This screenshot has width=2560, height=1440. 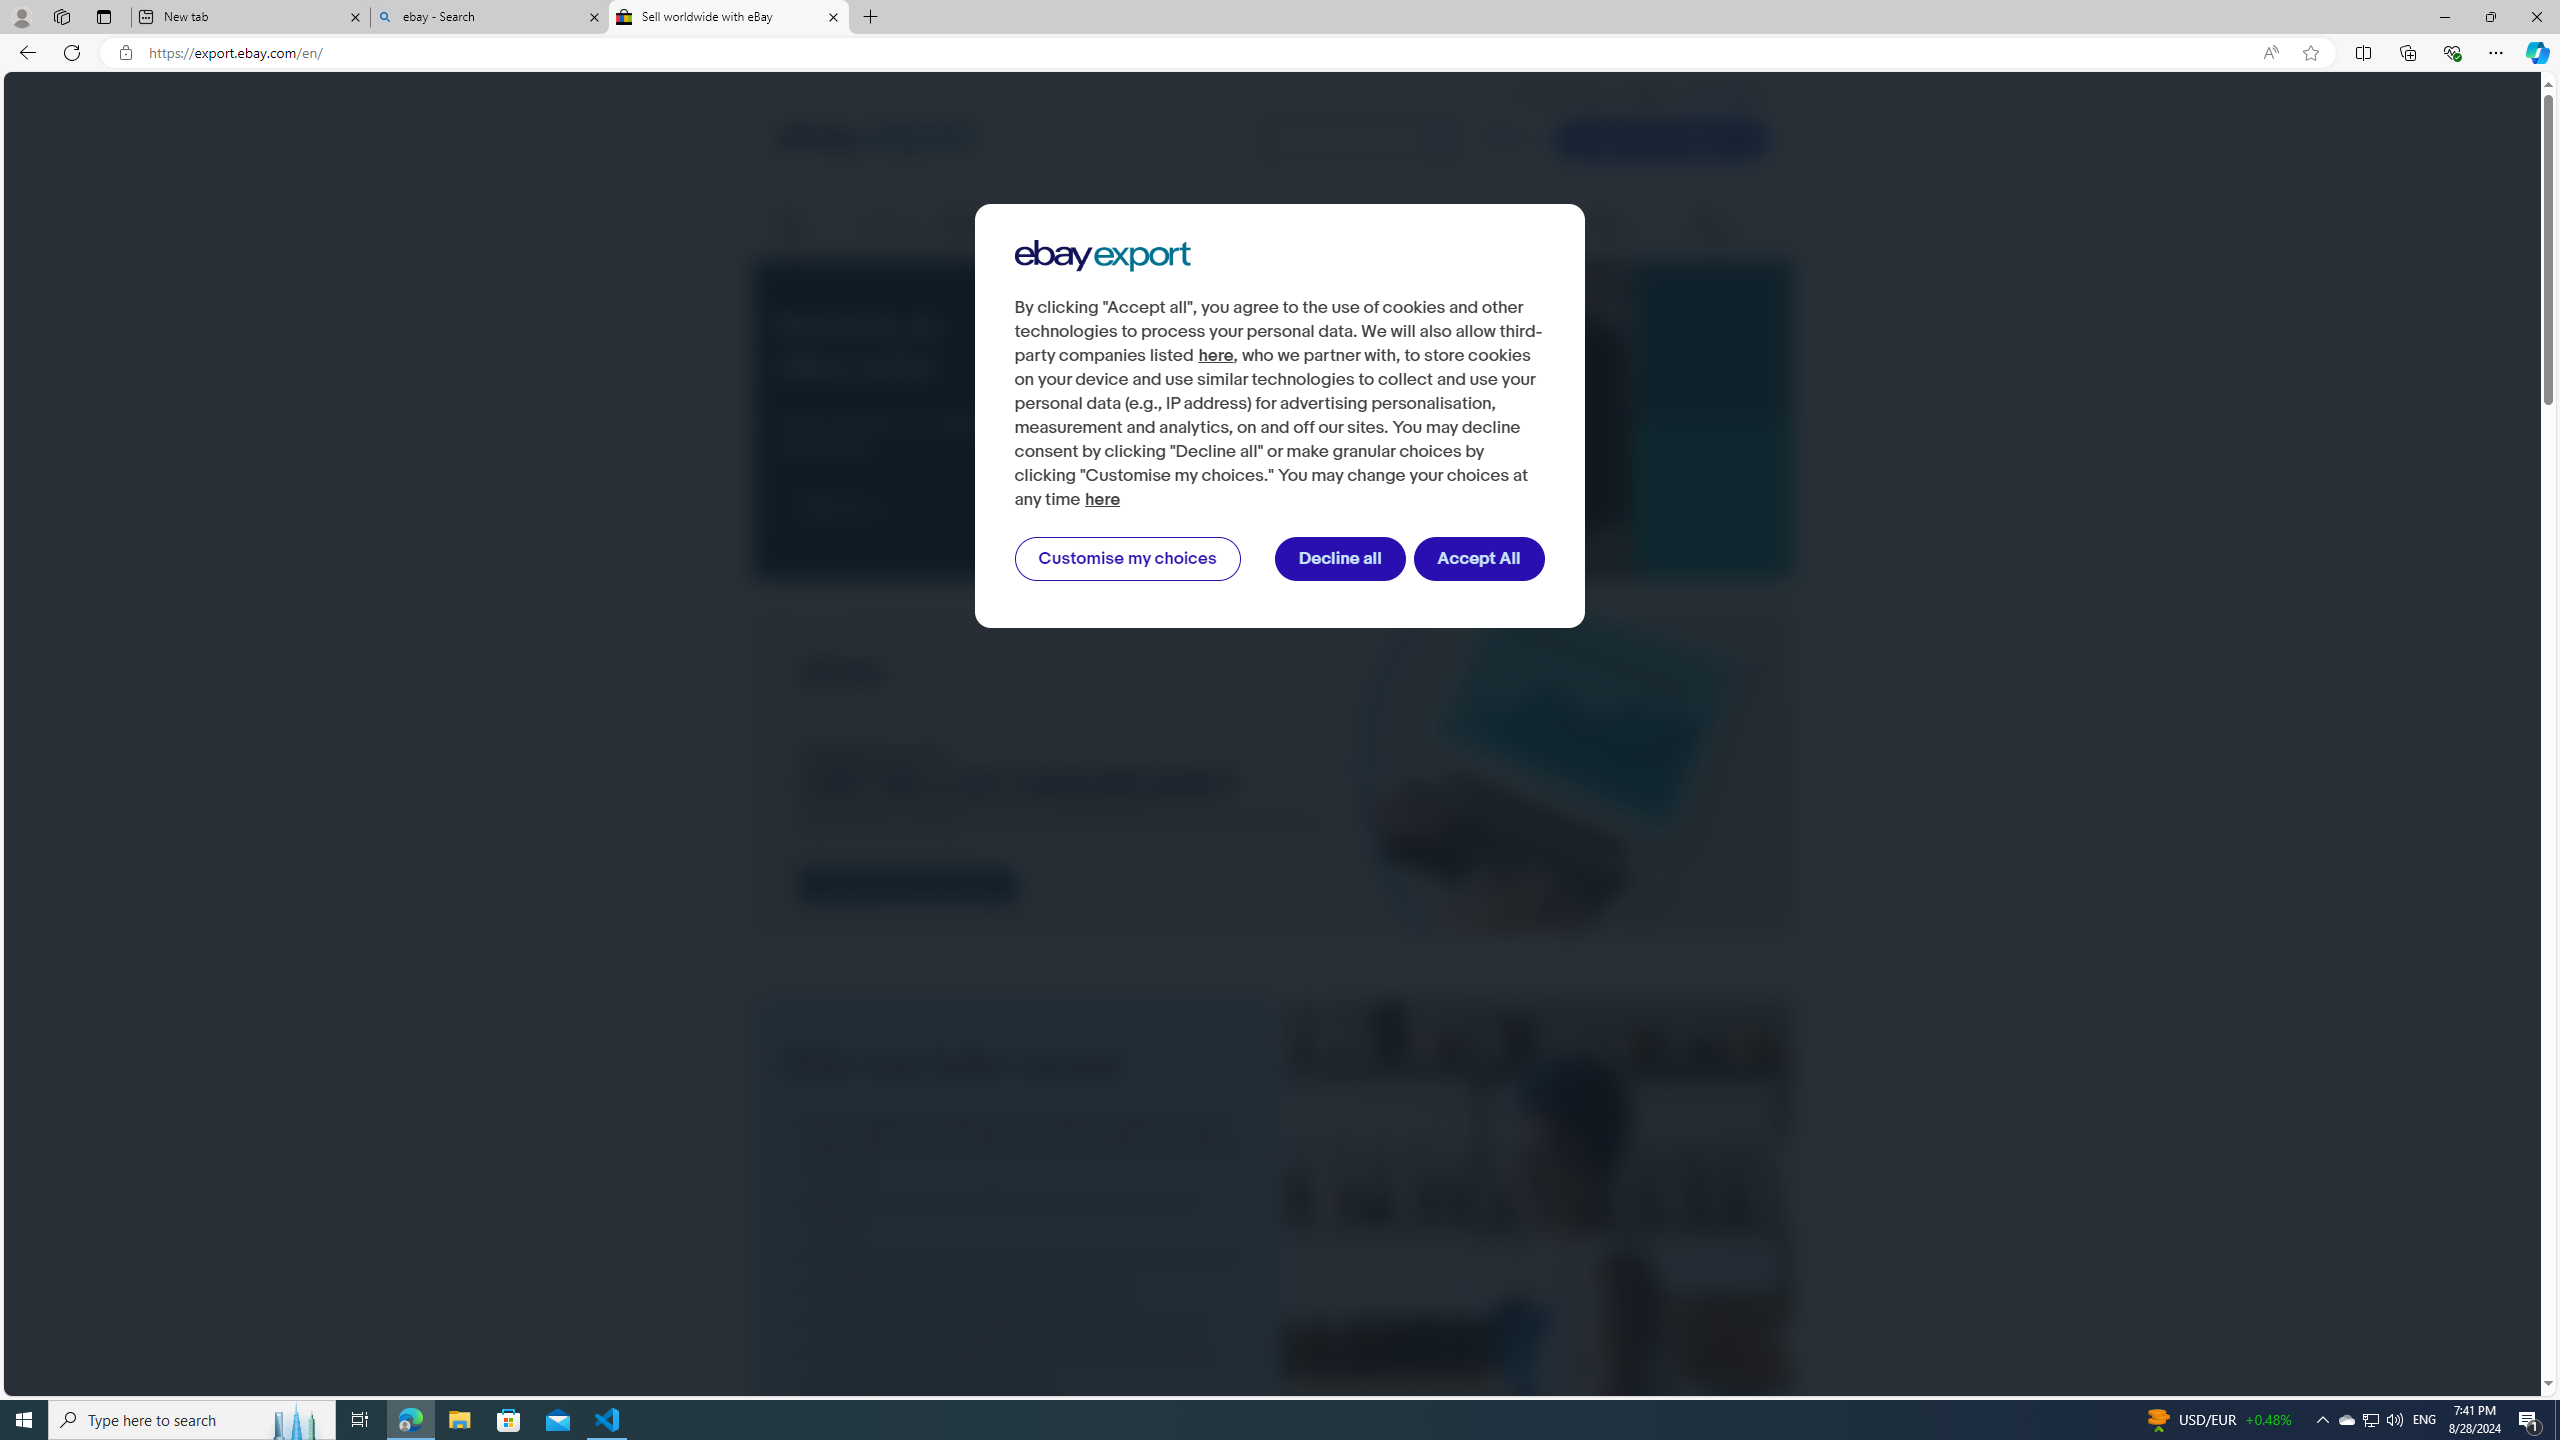 What do you see at coordinates (2451, 51) in the screenshot?
I see `'Browser essentials'` at bounding box center [2451, 51].